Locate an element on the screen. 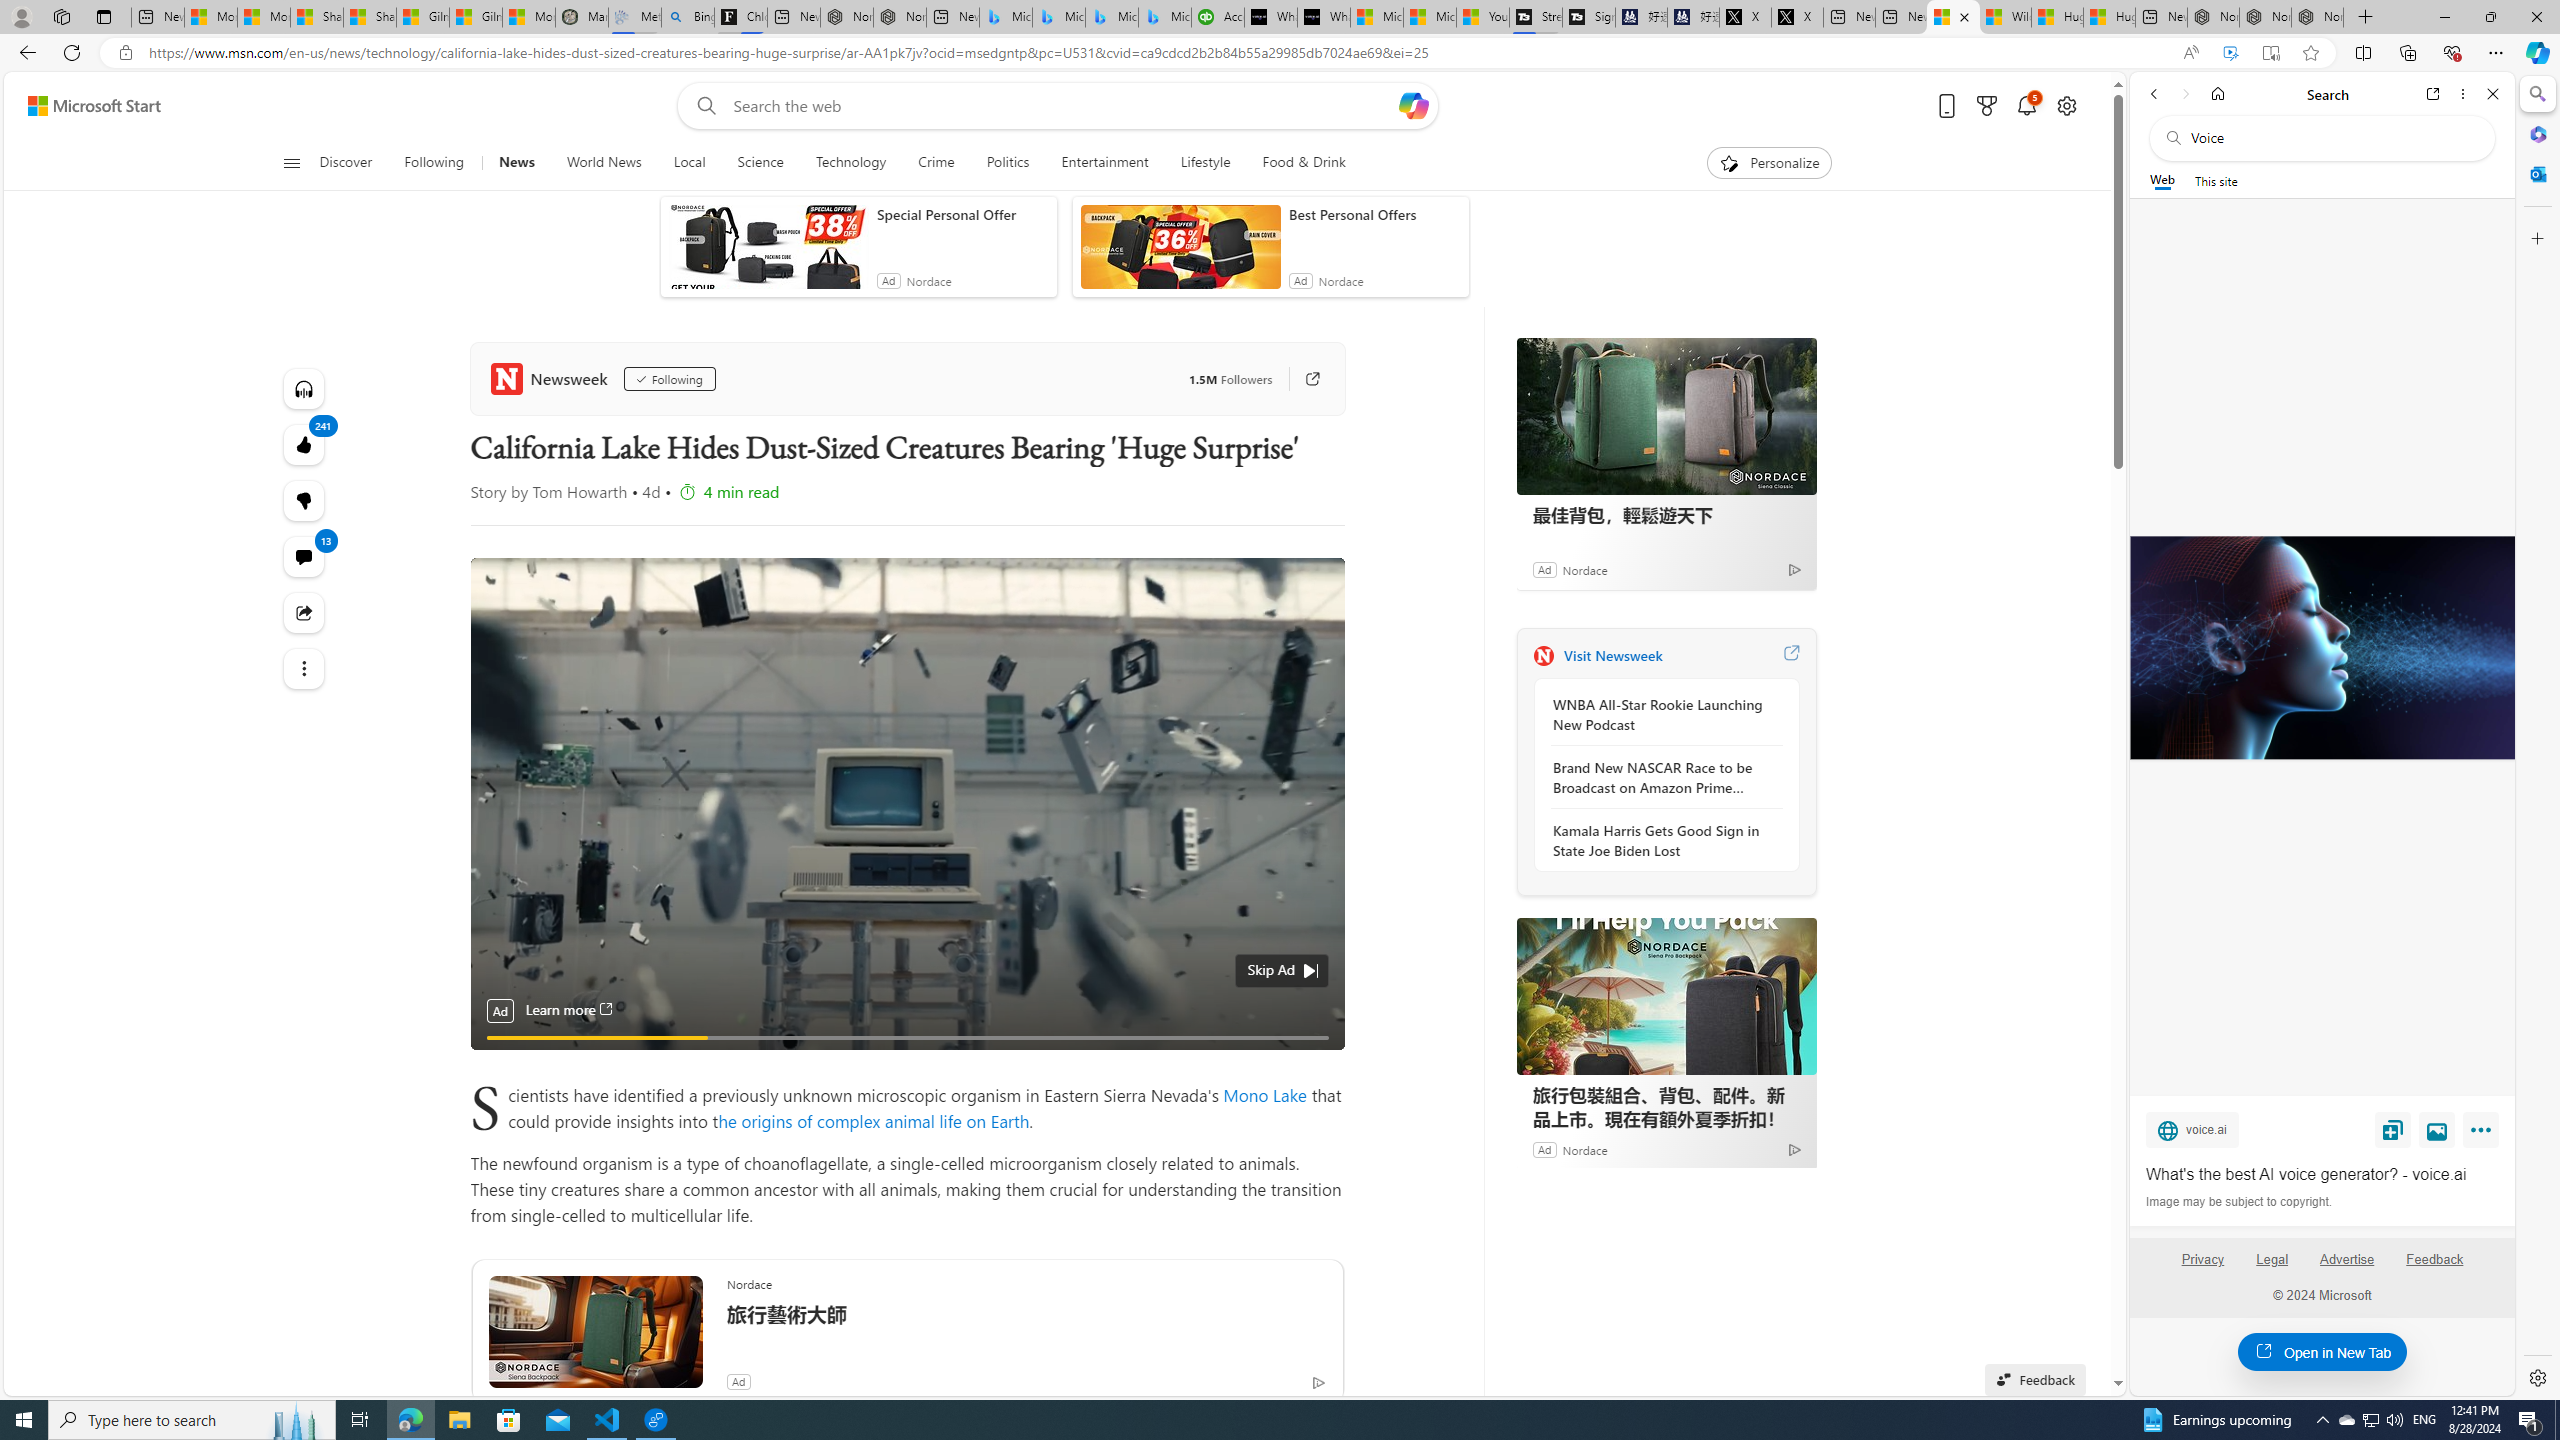 Image resolution: width=2560 pixels, height=1440 pixels. 'Enter Immersive Reader (F9)' is located at coordinates (2270, 53).